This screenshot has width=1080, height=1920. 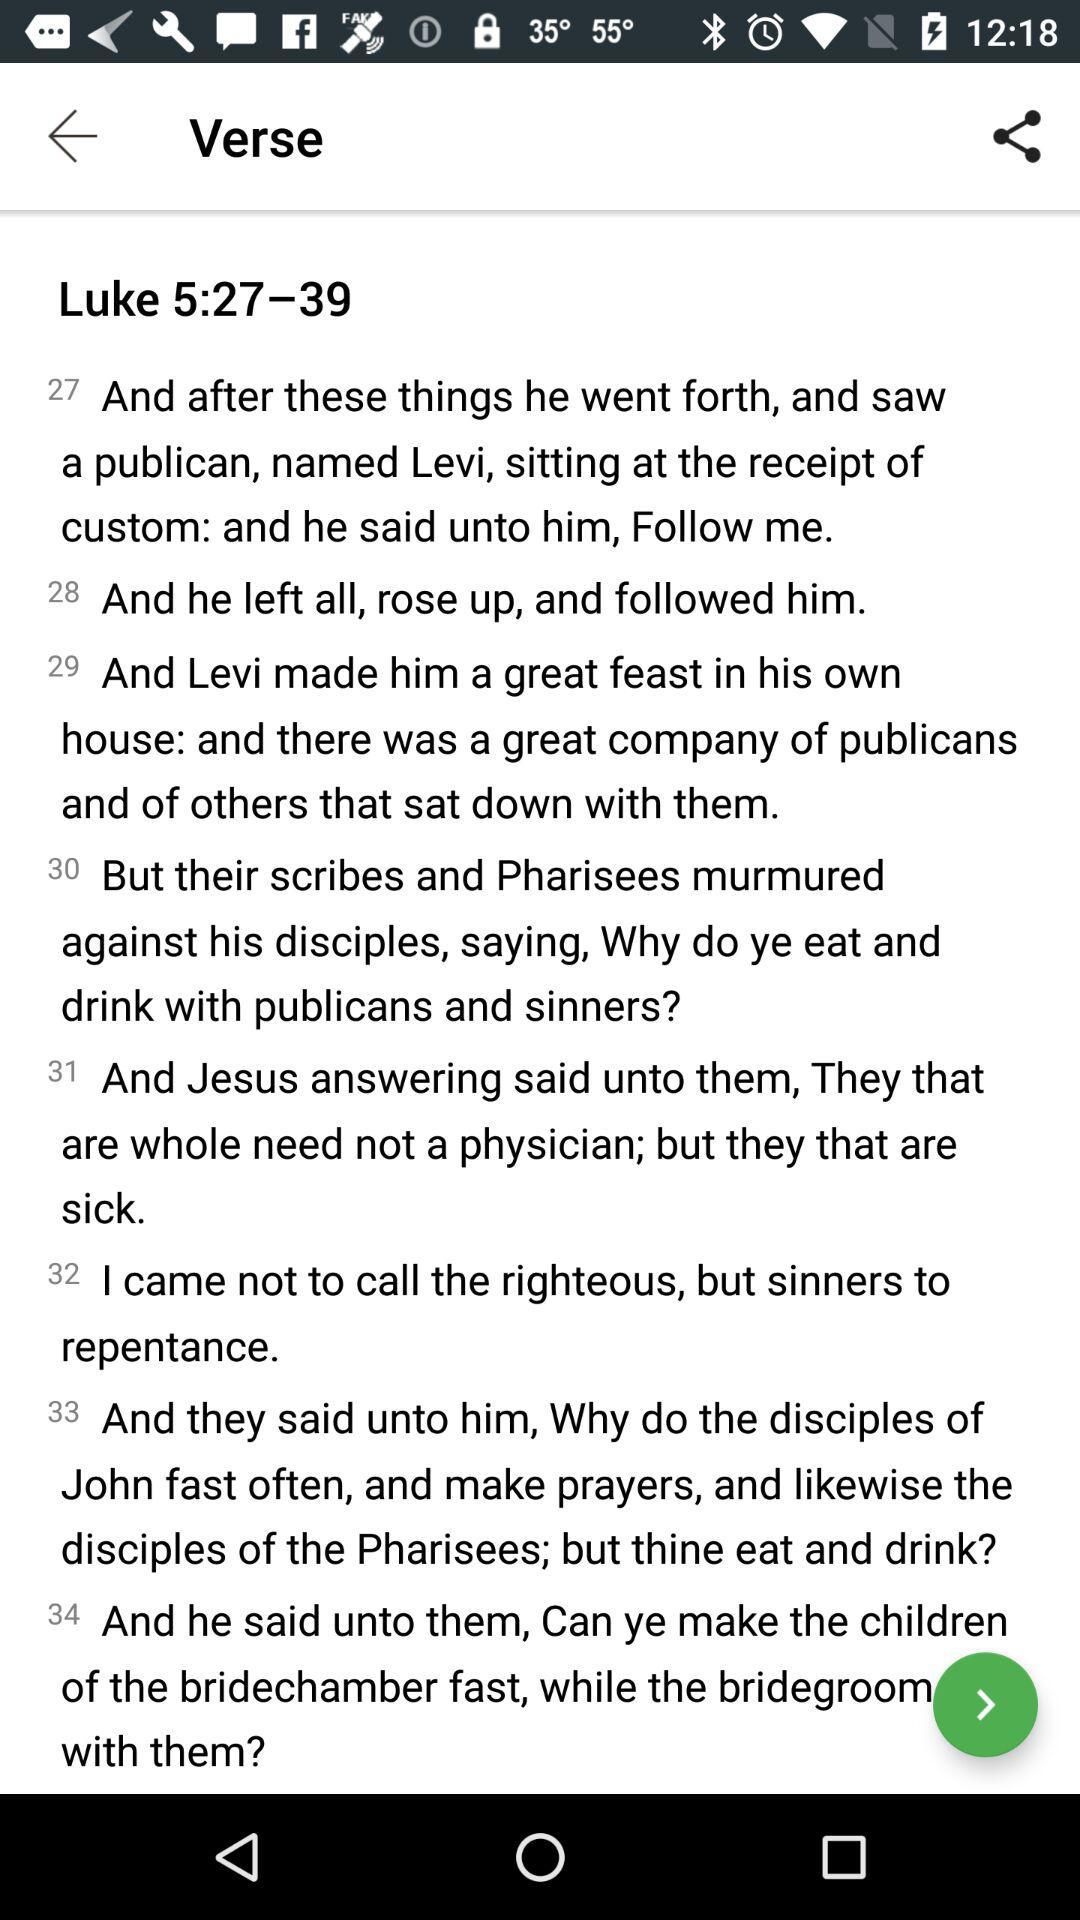 What do you see at coordinates (984, 1703) in the screenshot?
I see `the arrow_forward icon` at bounding box center [984, 1703].